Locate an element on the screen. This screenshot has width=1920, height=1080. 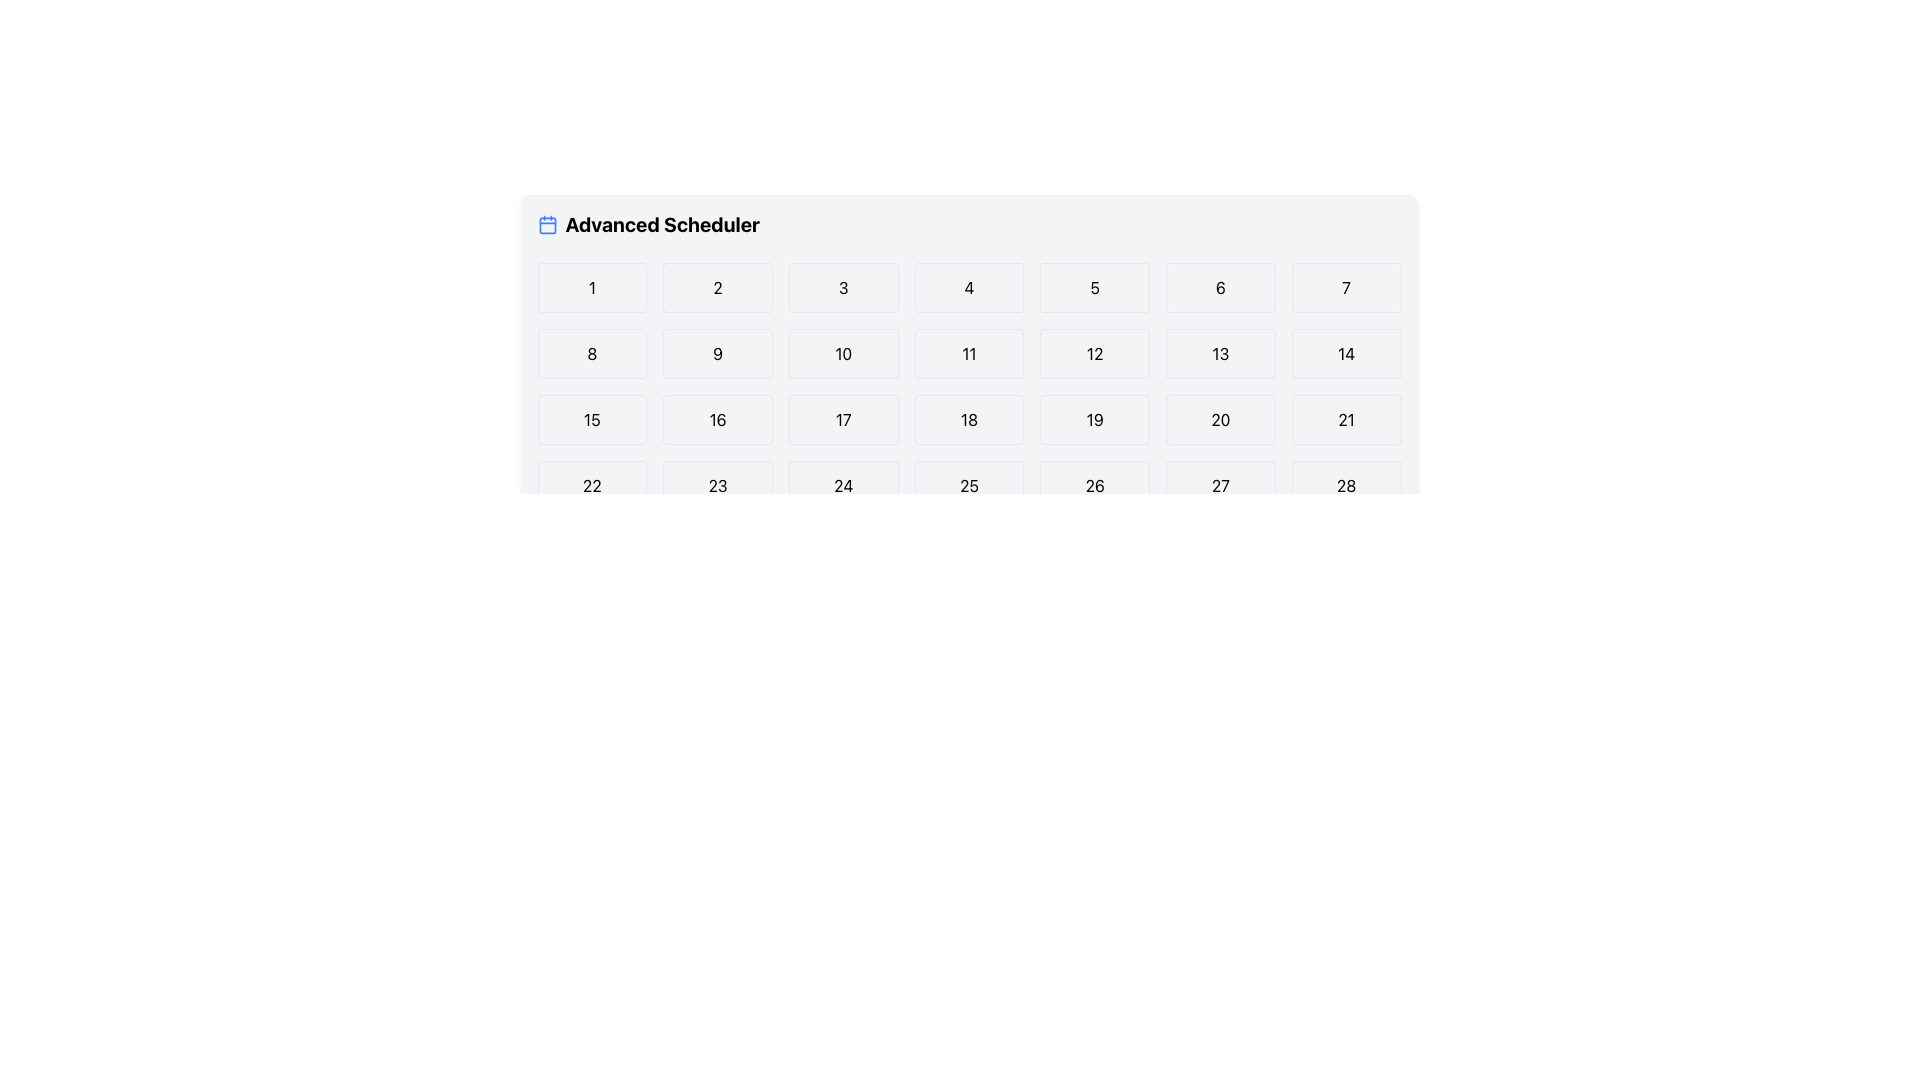
the selectable date option button located in the fourth row and fifth column of the calendar interface is located at coordinates (1094, 486).